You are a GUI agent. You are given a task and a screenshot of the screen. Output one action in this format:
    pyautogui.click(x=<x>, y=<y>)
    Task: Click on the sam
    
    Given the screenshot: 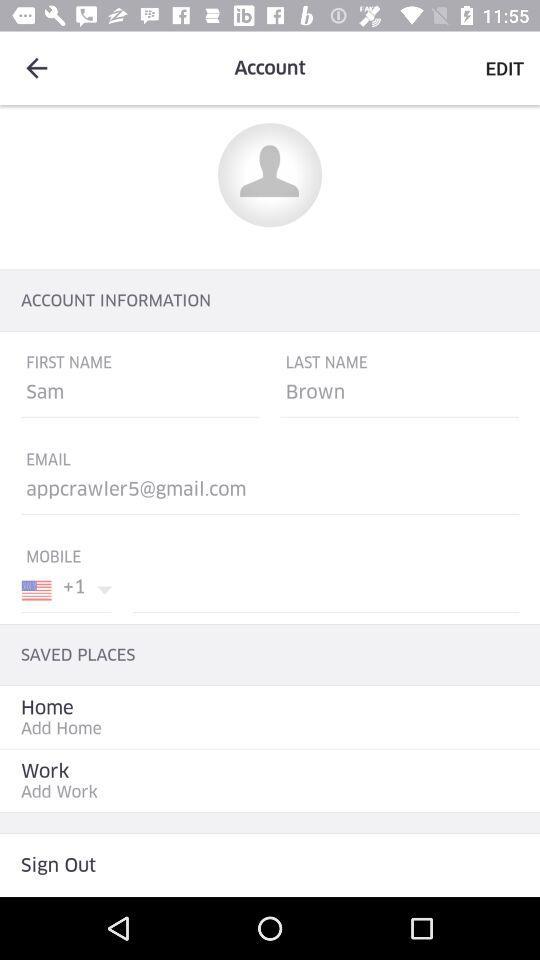 What is the action you would take?
    pyautogui.click(x=139, y=395)
    